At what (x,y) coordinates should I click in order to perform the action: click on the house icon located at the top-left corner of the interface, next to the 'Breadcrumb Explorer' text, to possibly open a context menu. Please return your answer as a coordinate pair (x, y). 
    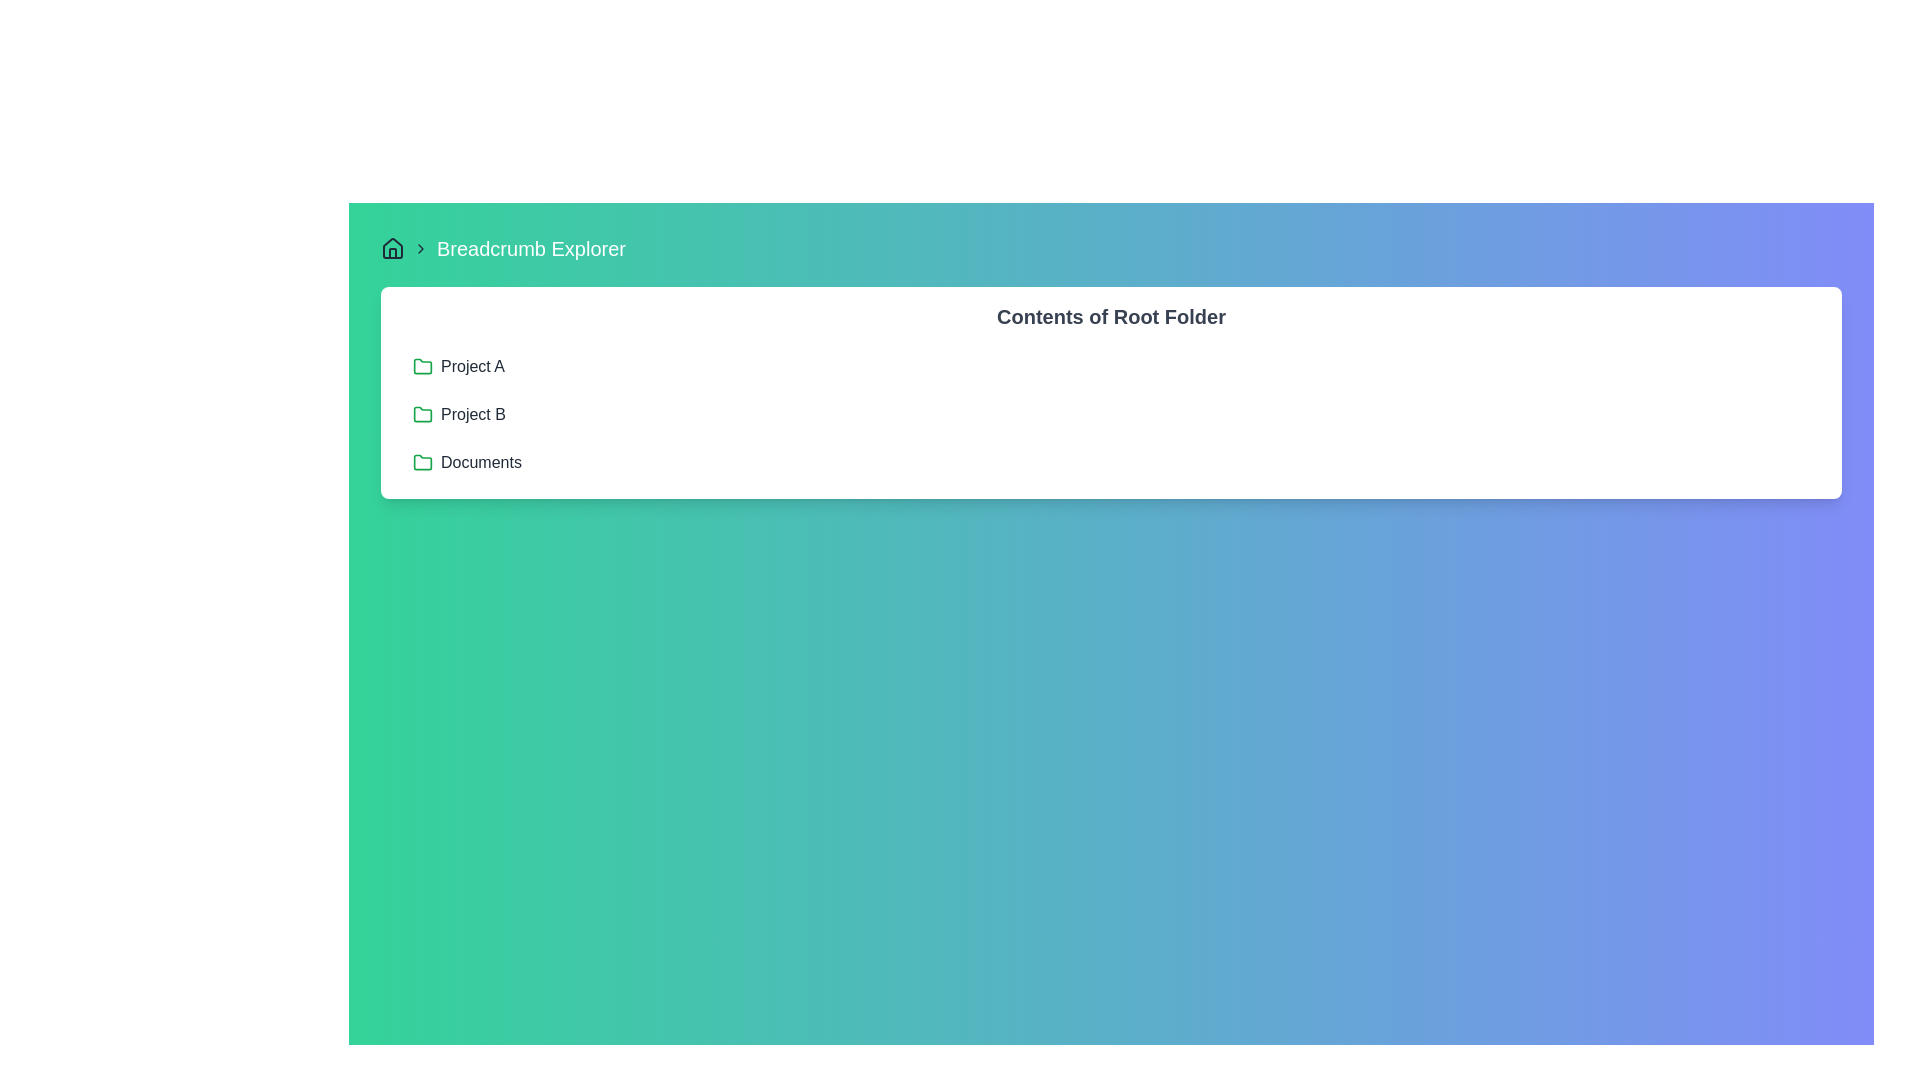
    Looking at the image, I should click on (393, 248).